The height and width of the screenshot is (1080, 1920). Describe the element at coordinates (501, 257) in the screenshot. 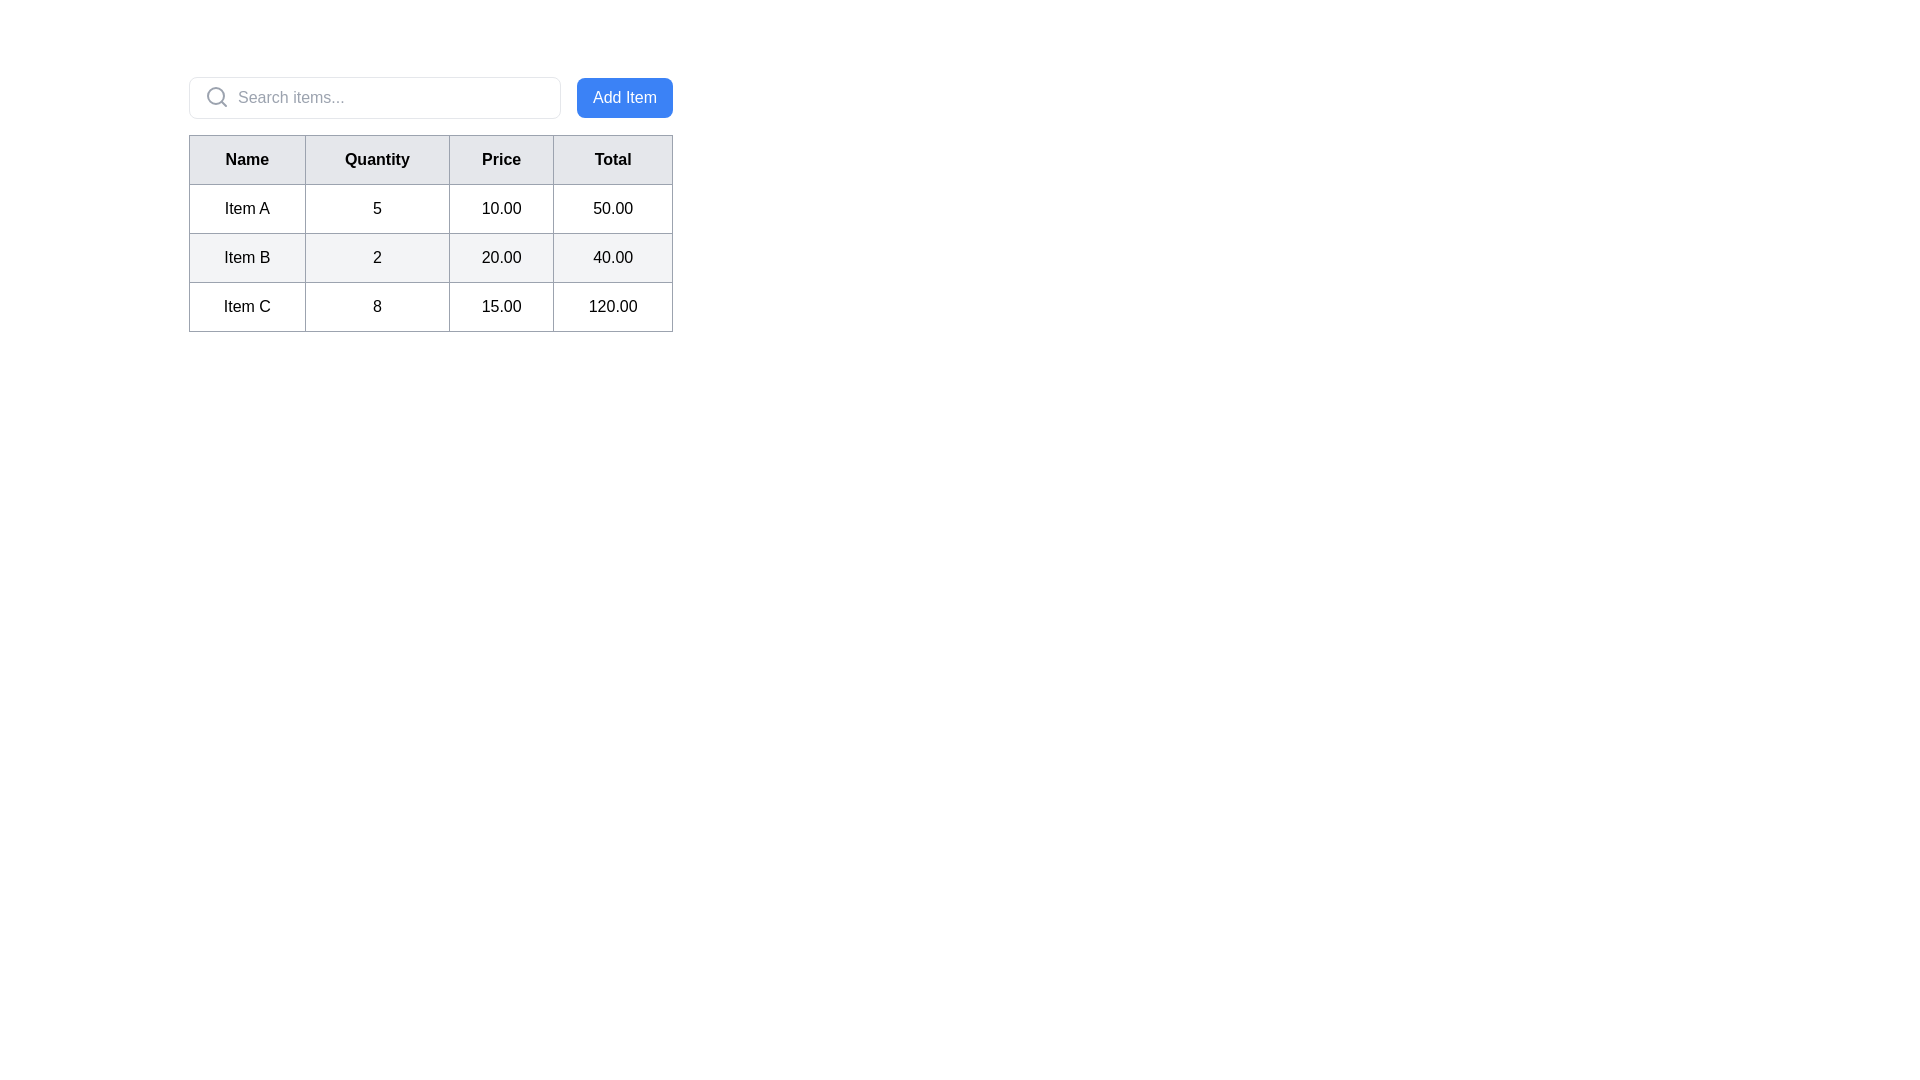

I see `the price label for Item B located in the second row and third column of the table, which displays the numeric value used for total cost calculation` at that location.